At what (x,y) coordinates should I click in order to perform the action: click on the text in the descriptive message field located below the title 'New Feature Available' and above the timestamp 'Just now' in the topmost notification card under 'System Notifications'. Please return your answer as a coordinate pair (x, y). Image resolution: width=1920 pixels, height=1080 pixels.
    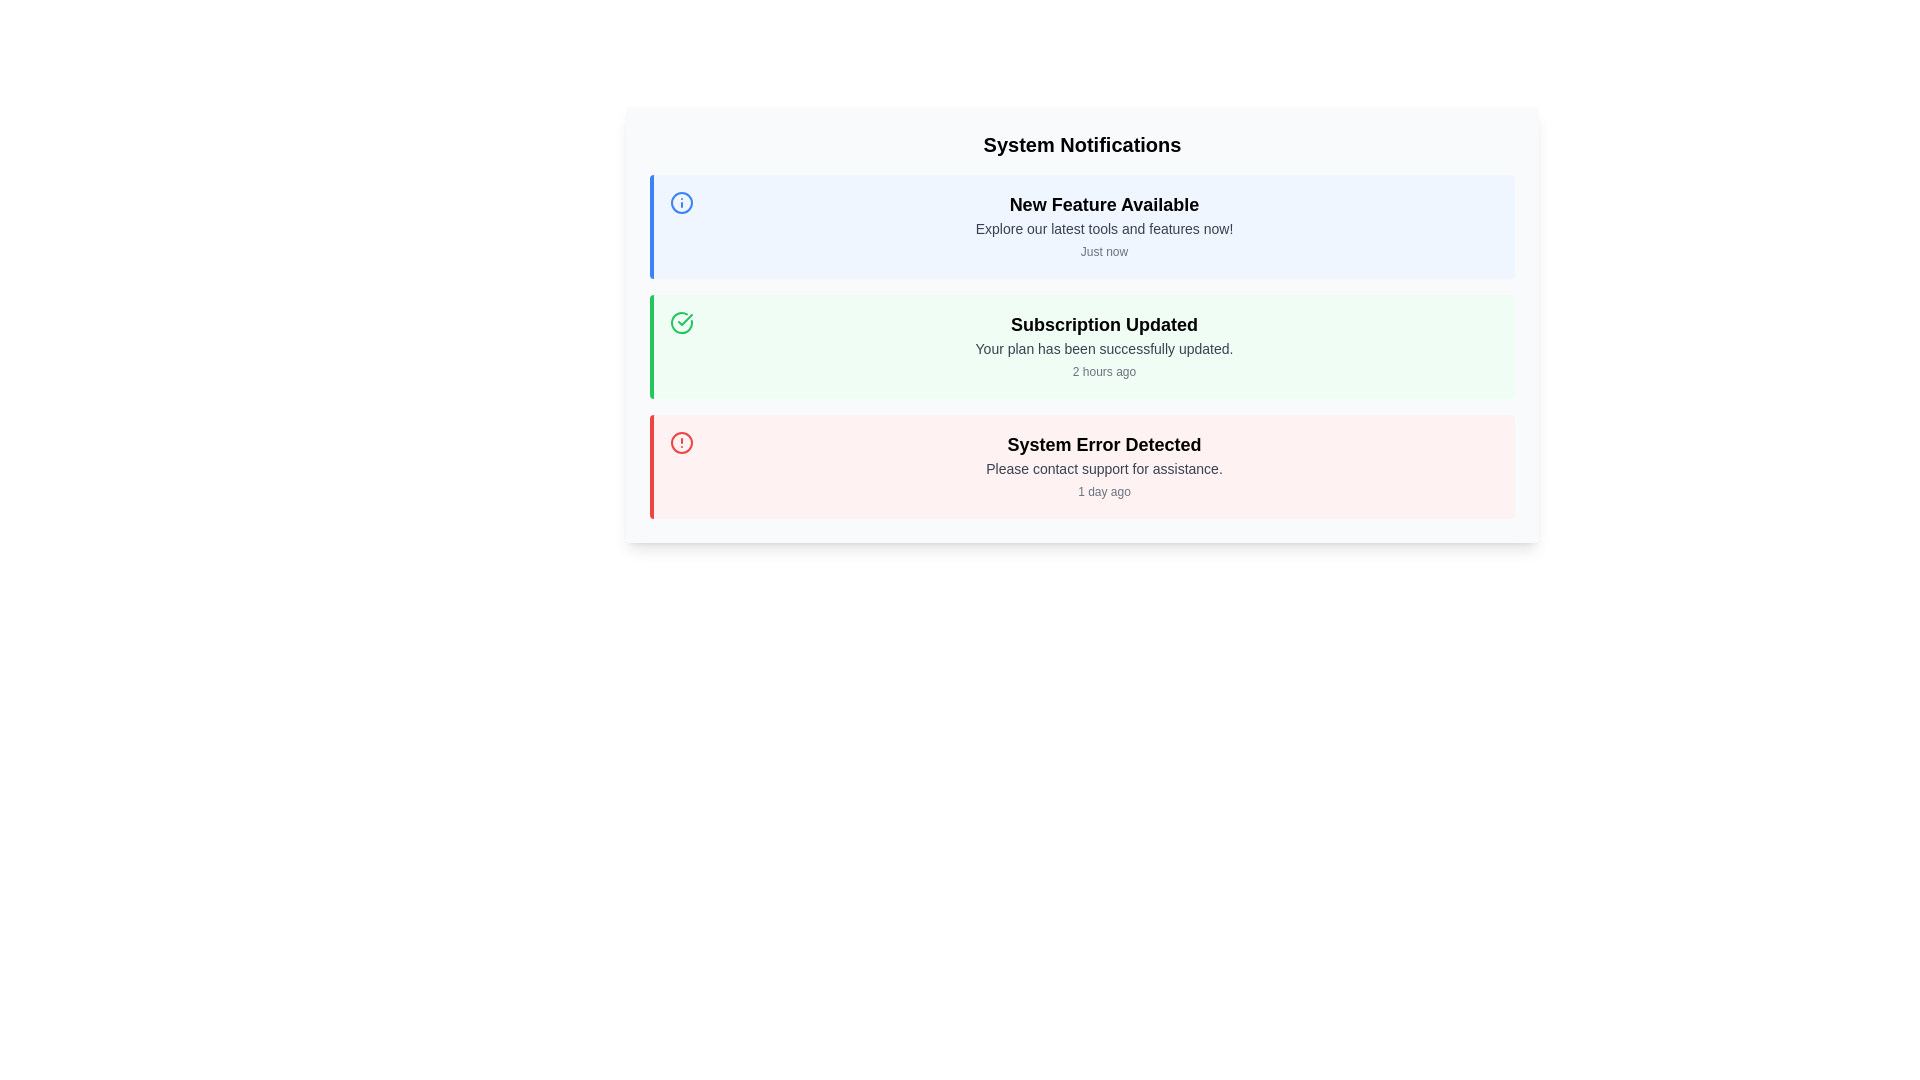
    Looking at the image, I should click on (1103, 227).